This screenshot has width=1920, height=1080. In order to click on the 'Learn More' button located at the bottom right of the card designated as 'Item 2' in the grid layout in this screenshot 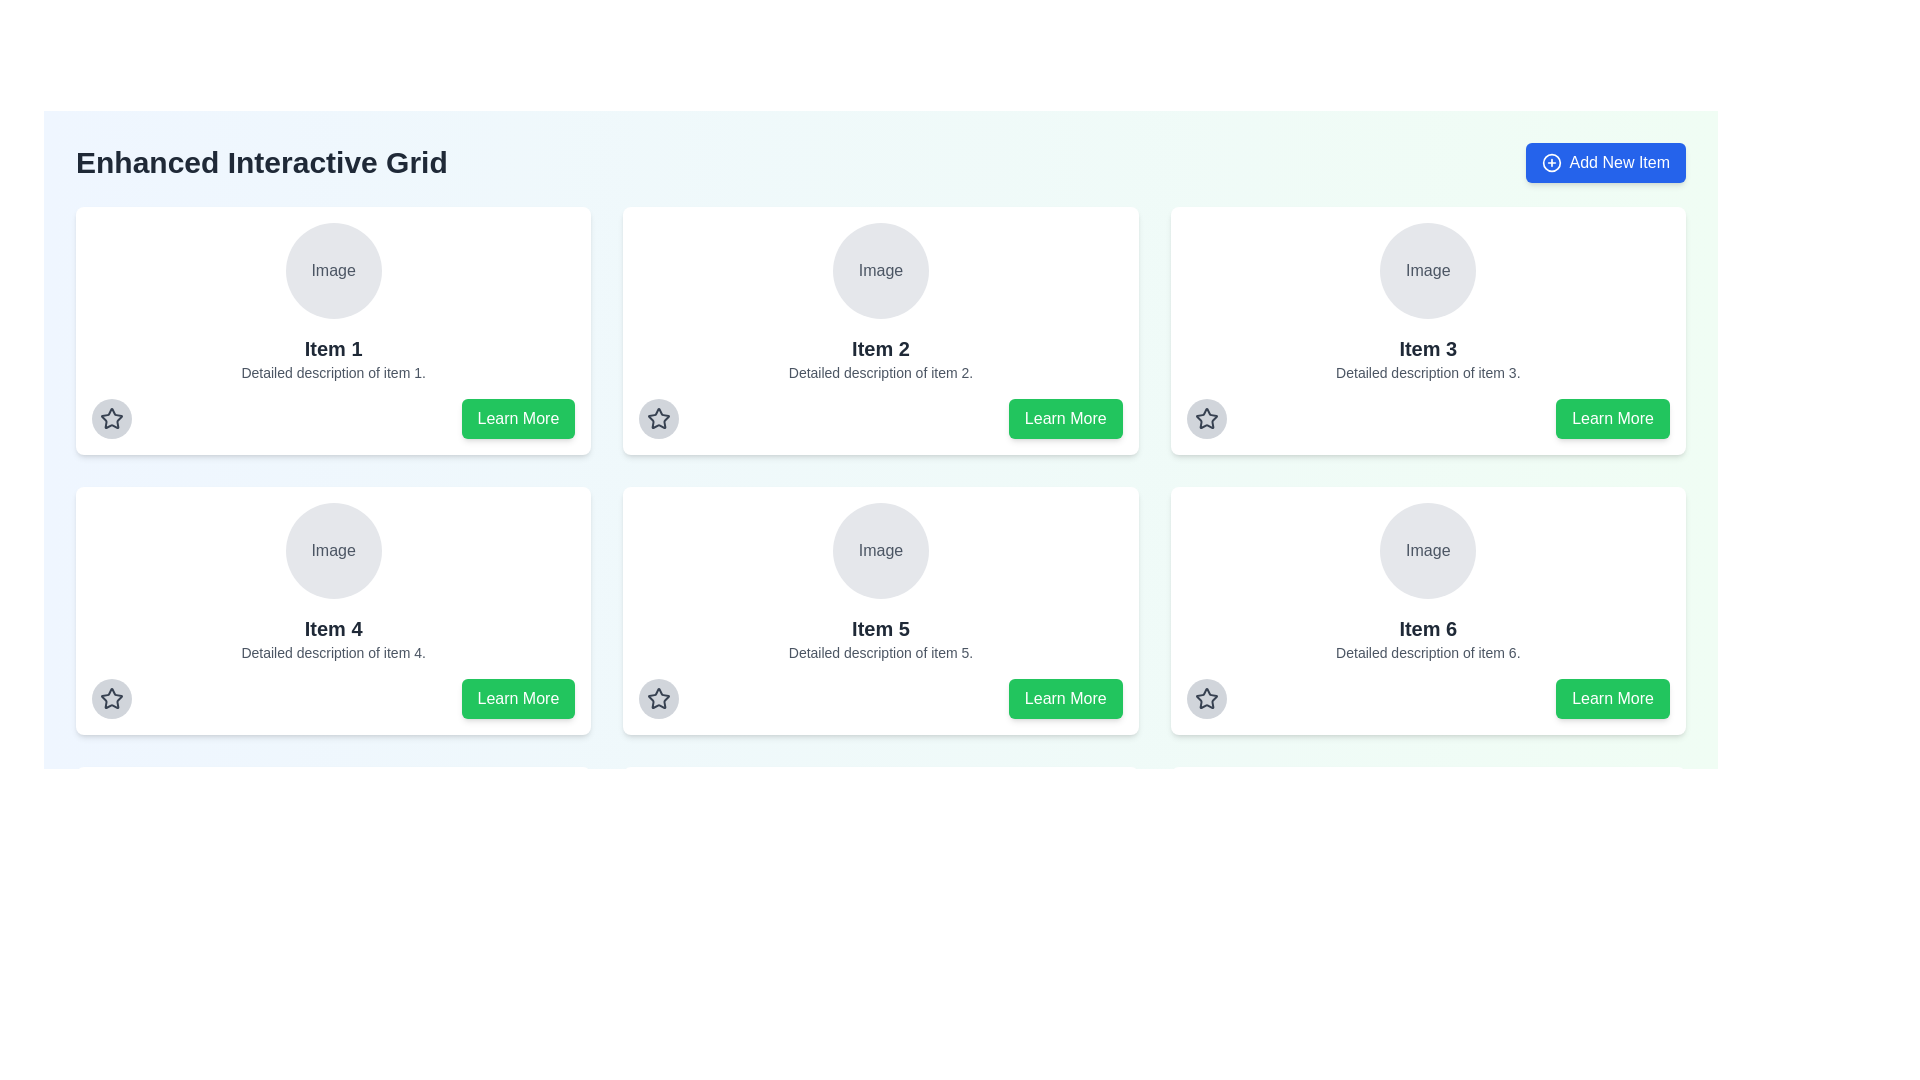, I will do `click(1064, 418)`.